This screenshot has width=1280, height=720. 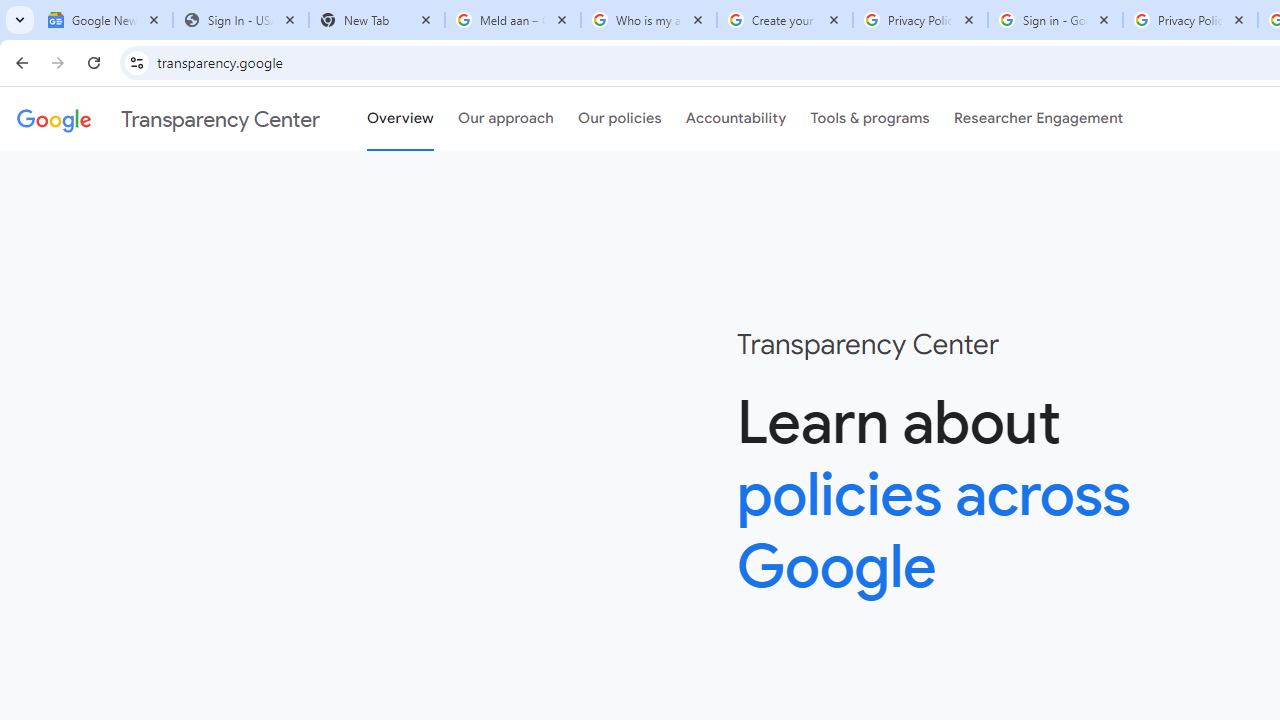 I want to click on 'New Tab', so click(x=376, y=20).